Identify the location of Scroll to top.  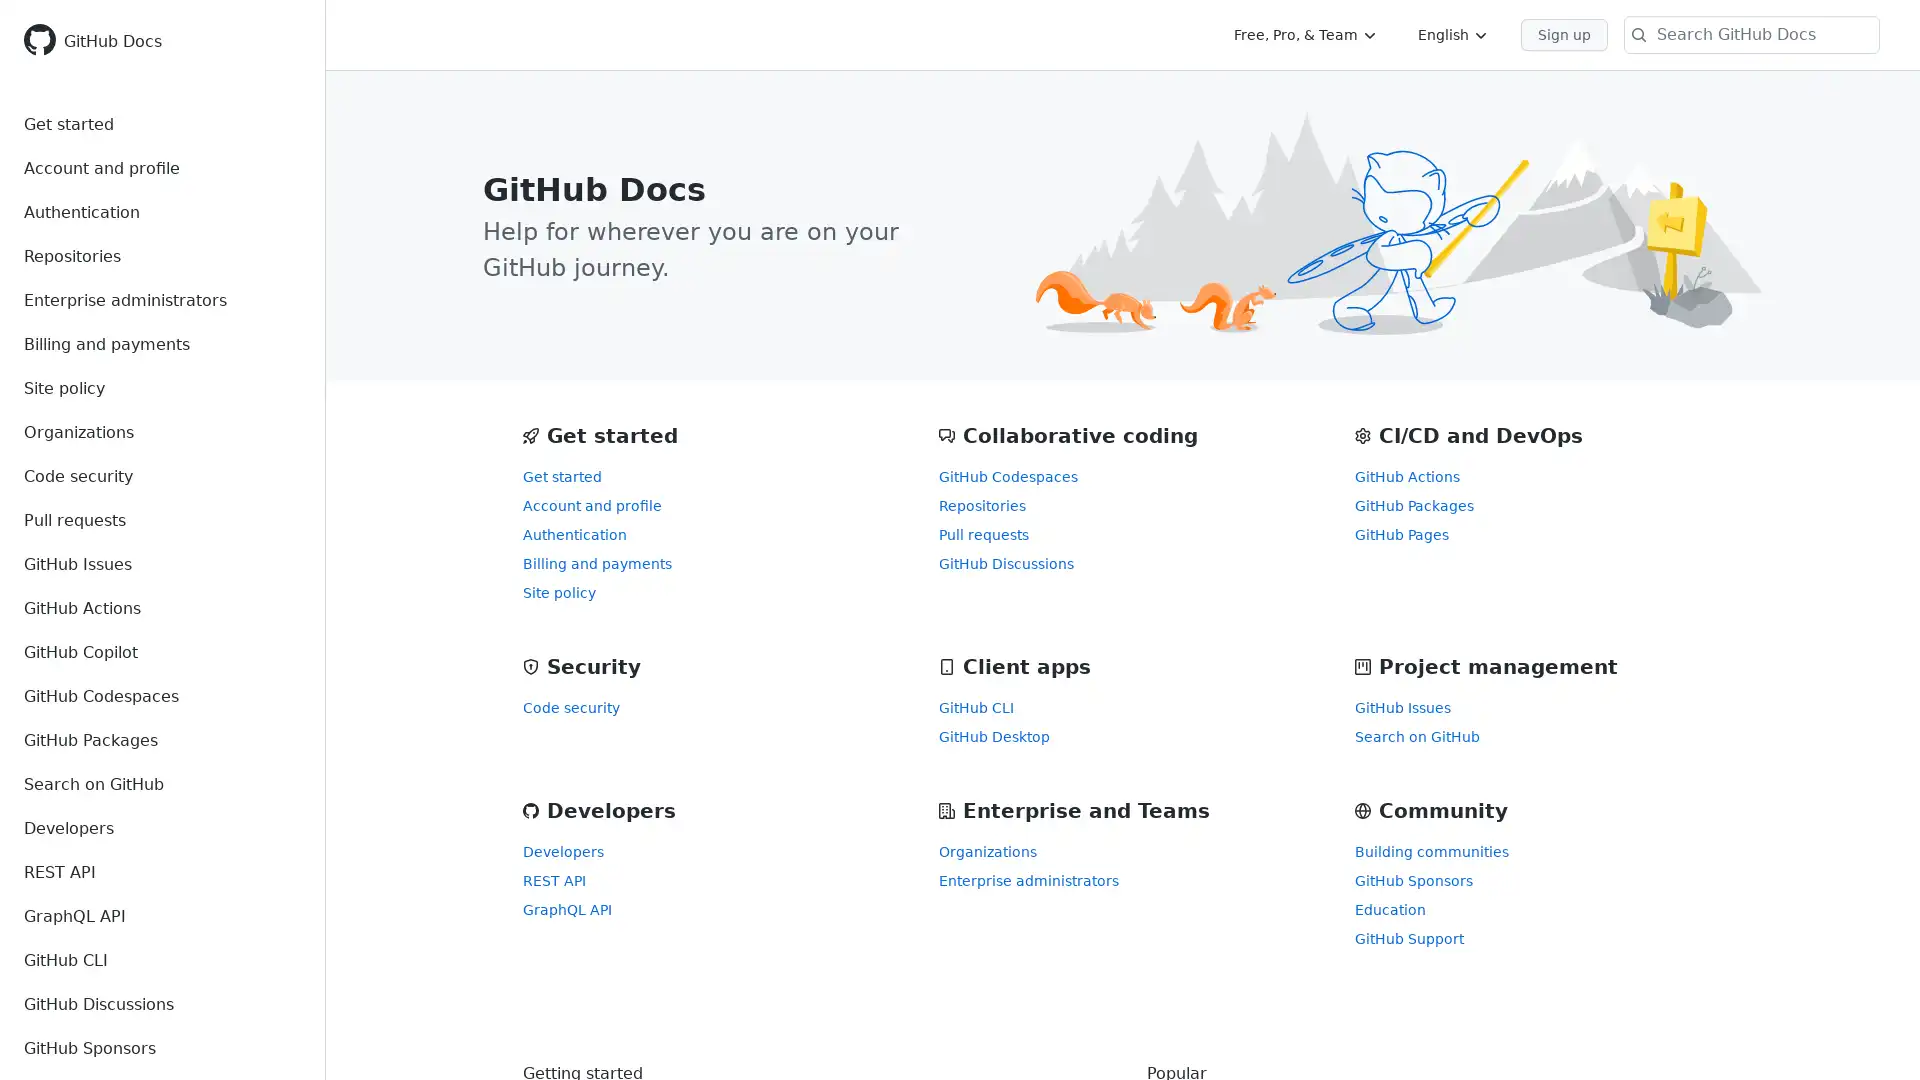
(1875, 1035).